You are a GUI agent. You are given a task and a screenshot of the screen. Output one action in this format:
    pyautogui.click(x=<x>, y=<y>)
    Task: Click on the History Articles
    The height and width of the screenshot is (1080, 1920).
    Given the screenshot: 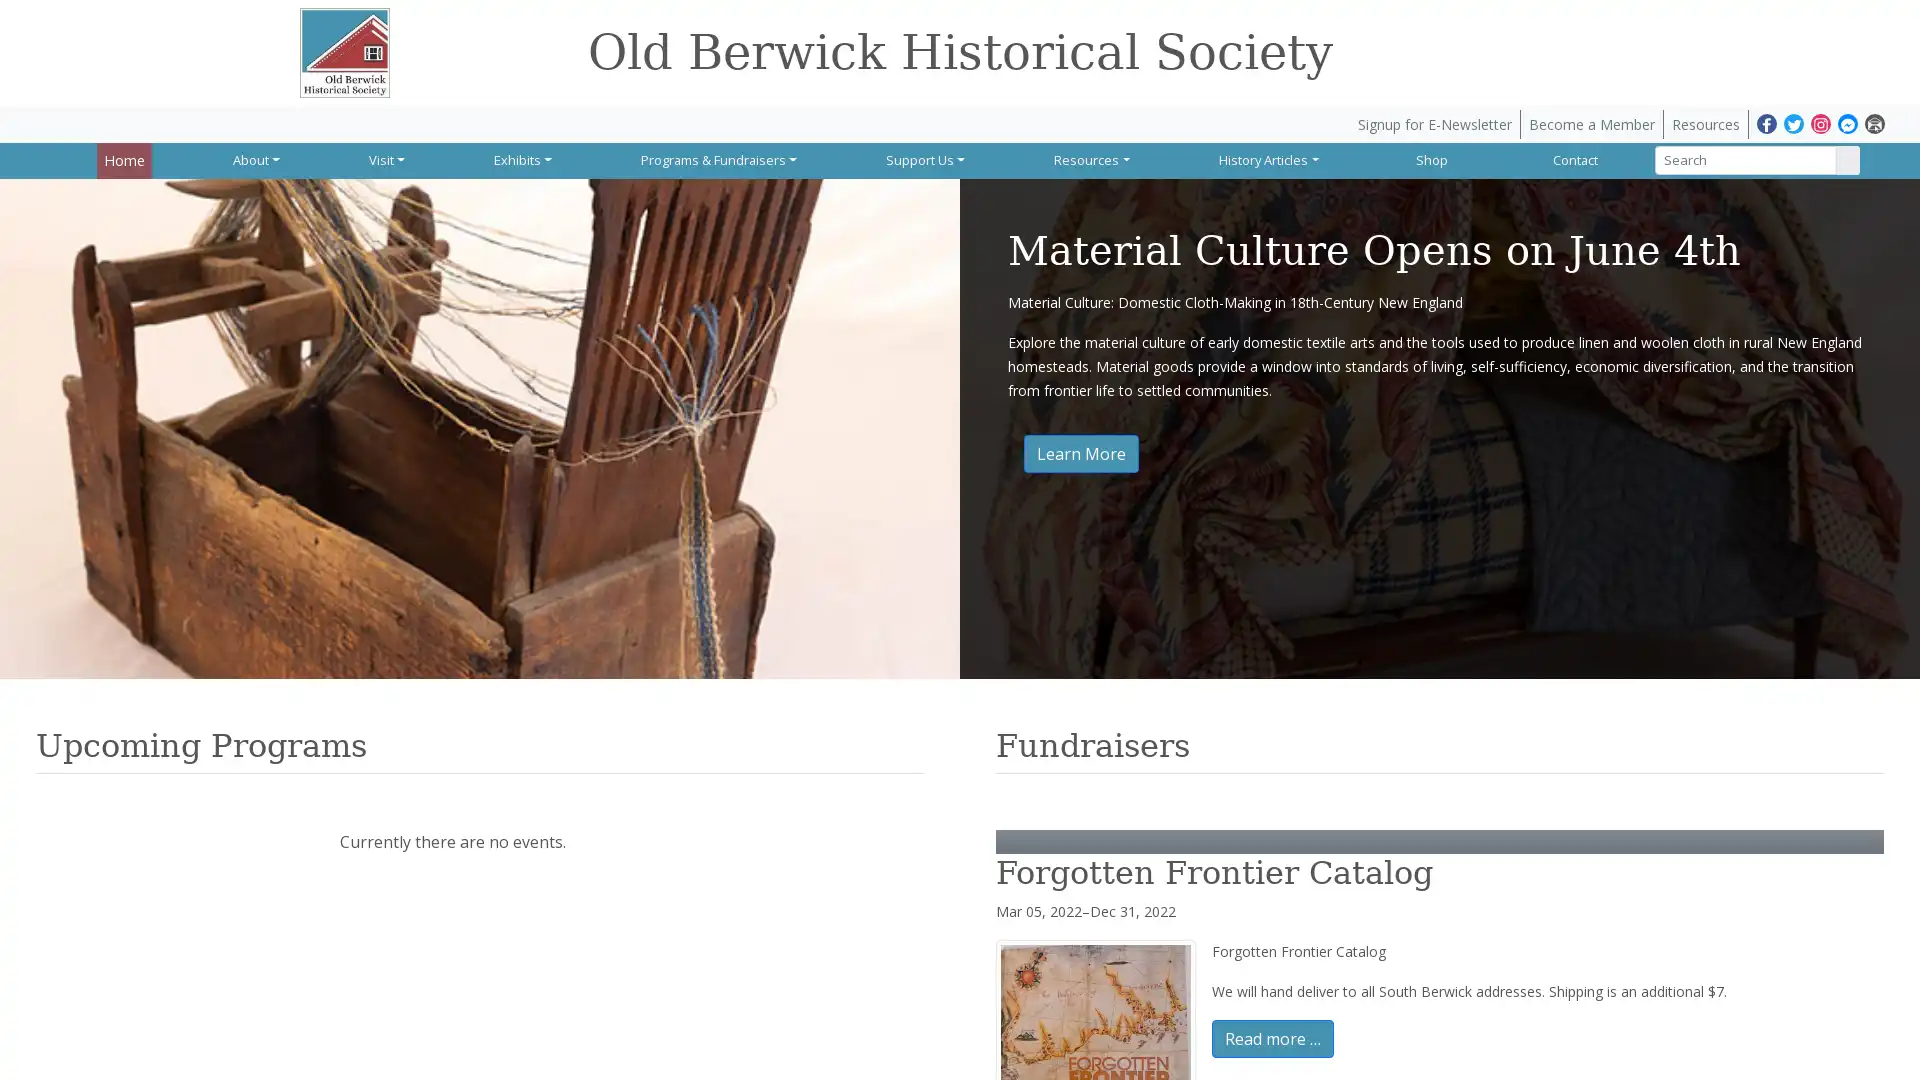 What is the action you would take?
    pyautogui.click(x=1262, y=158)
    